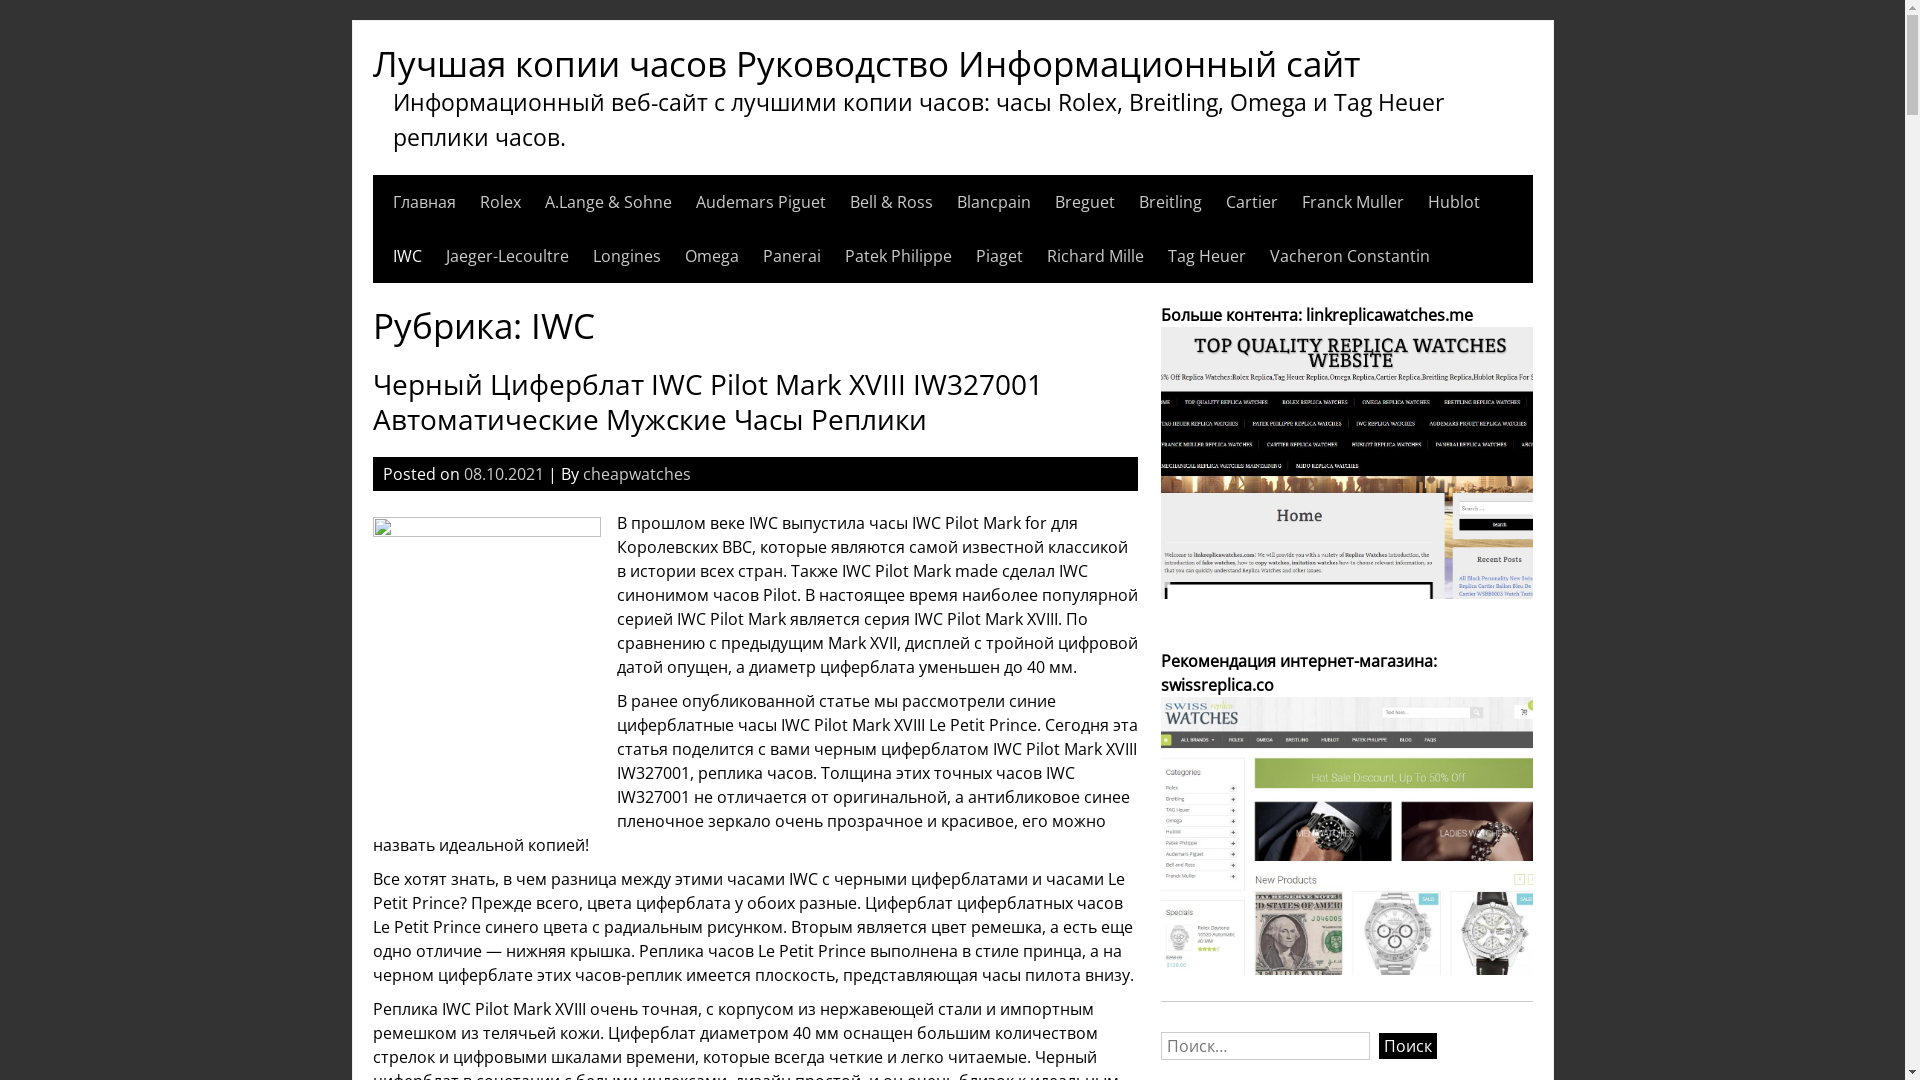 The height and width of the screenshot is (1080, 1920). What do you see at coordinates (1053, 201) in the screenshot?
I see `'Breguet'` at bounding box center [1053, 201].